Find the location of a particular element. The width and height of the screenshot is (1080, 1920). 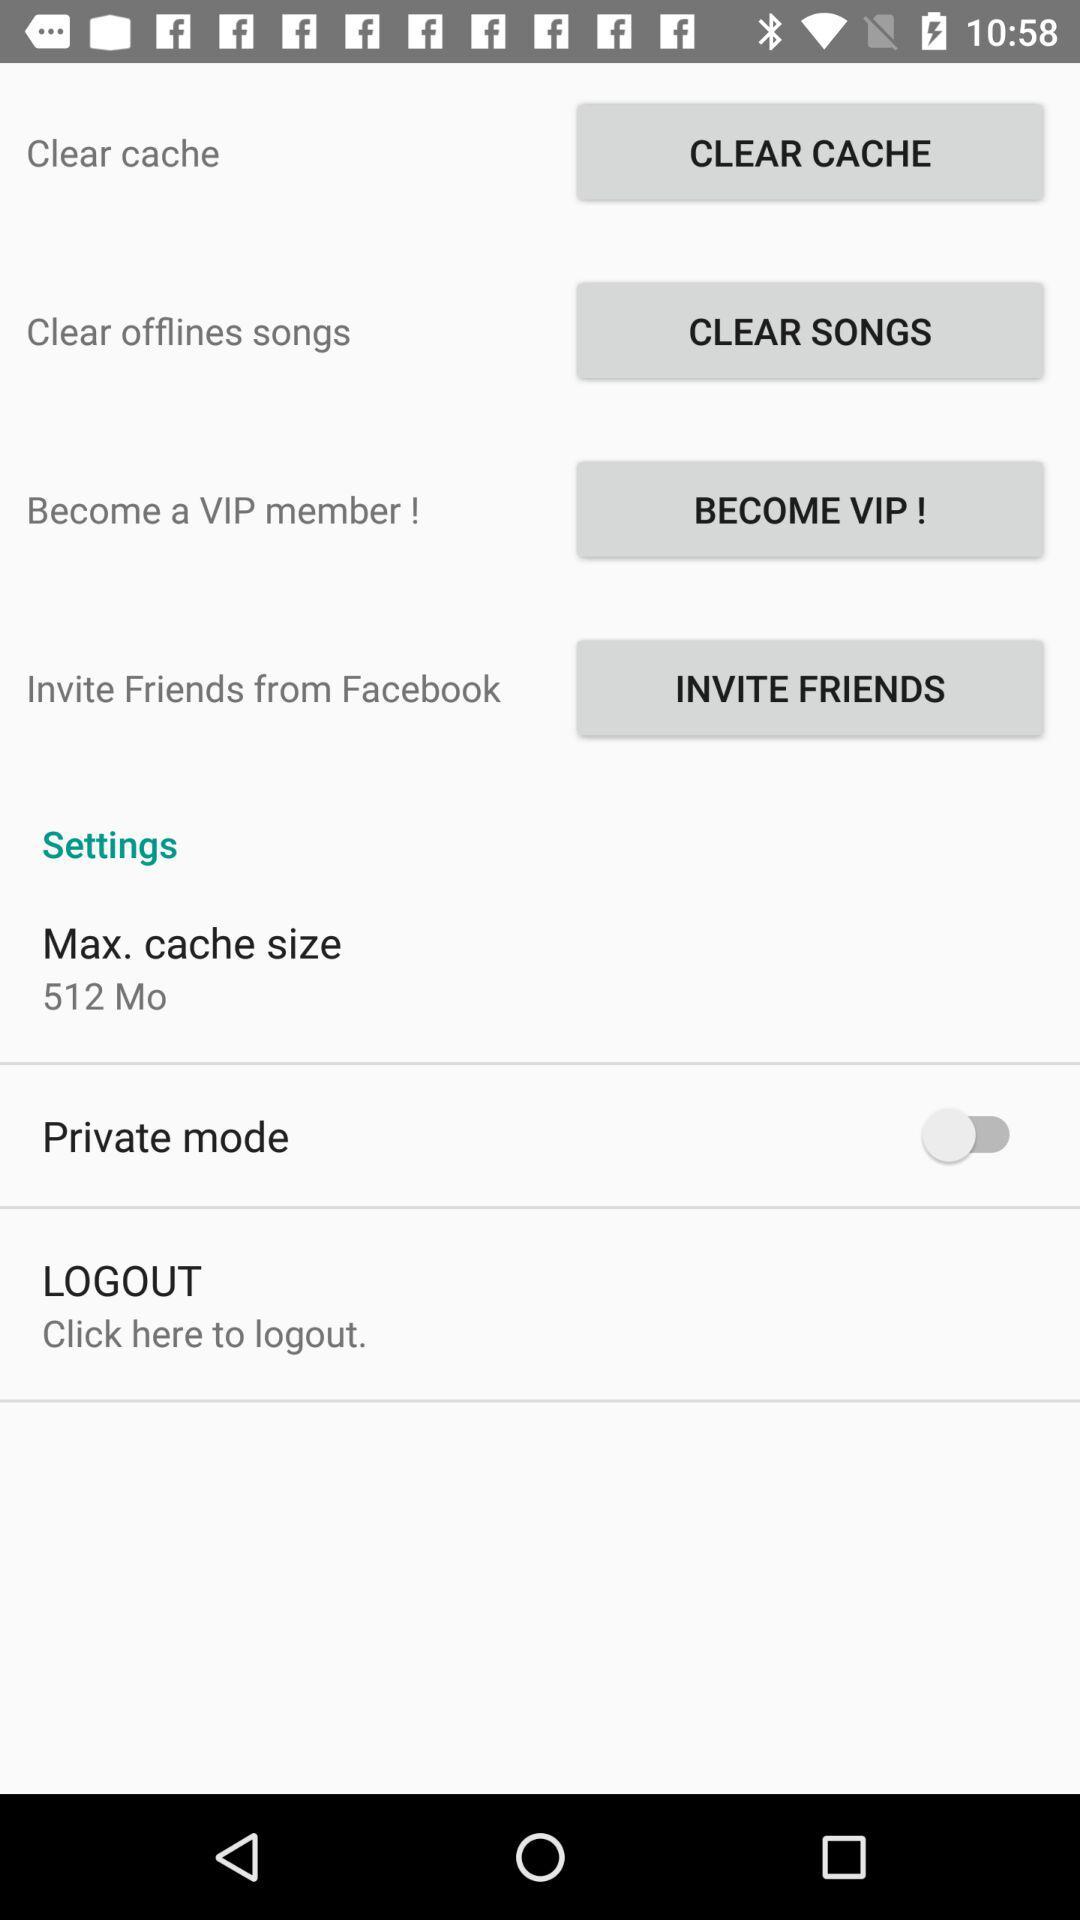

the icon below the 512 mo item is located at coordinates (164, 1135).